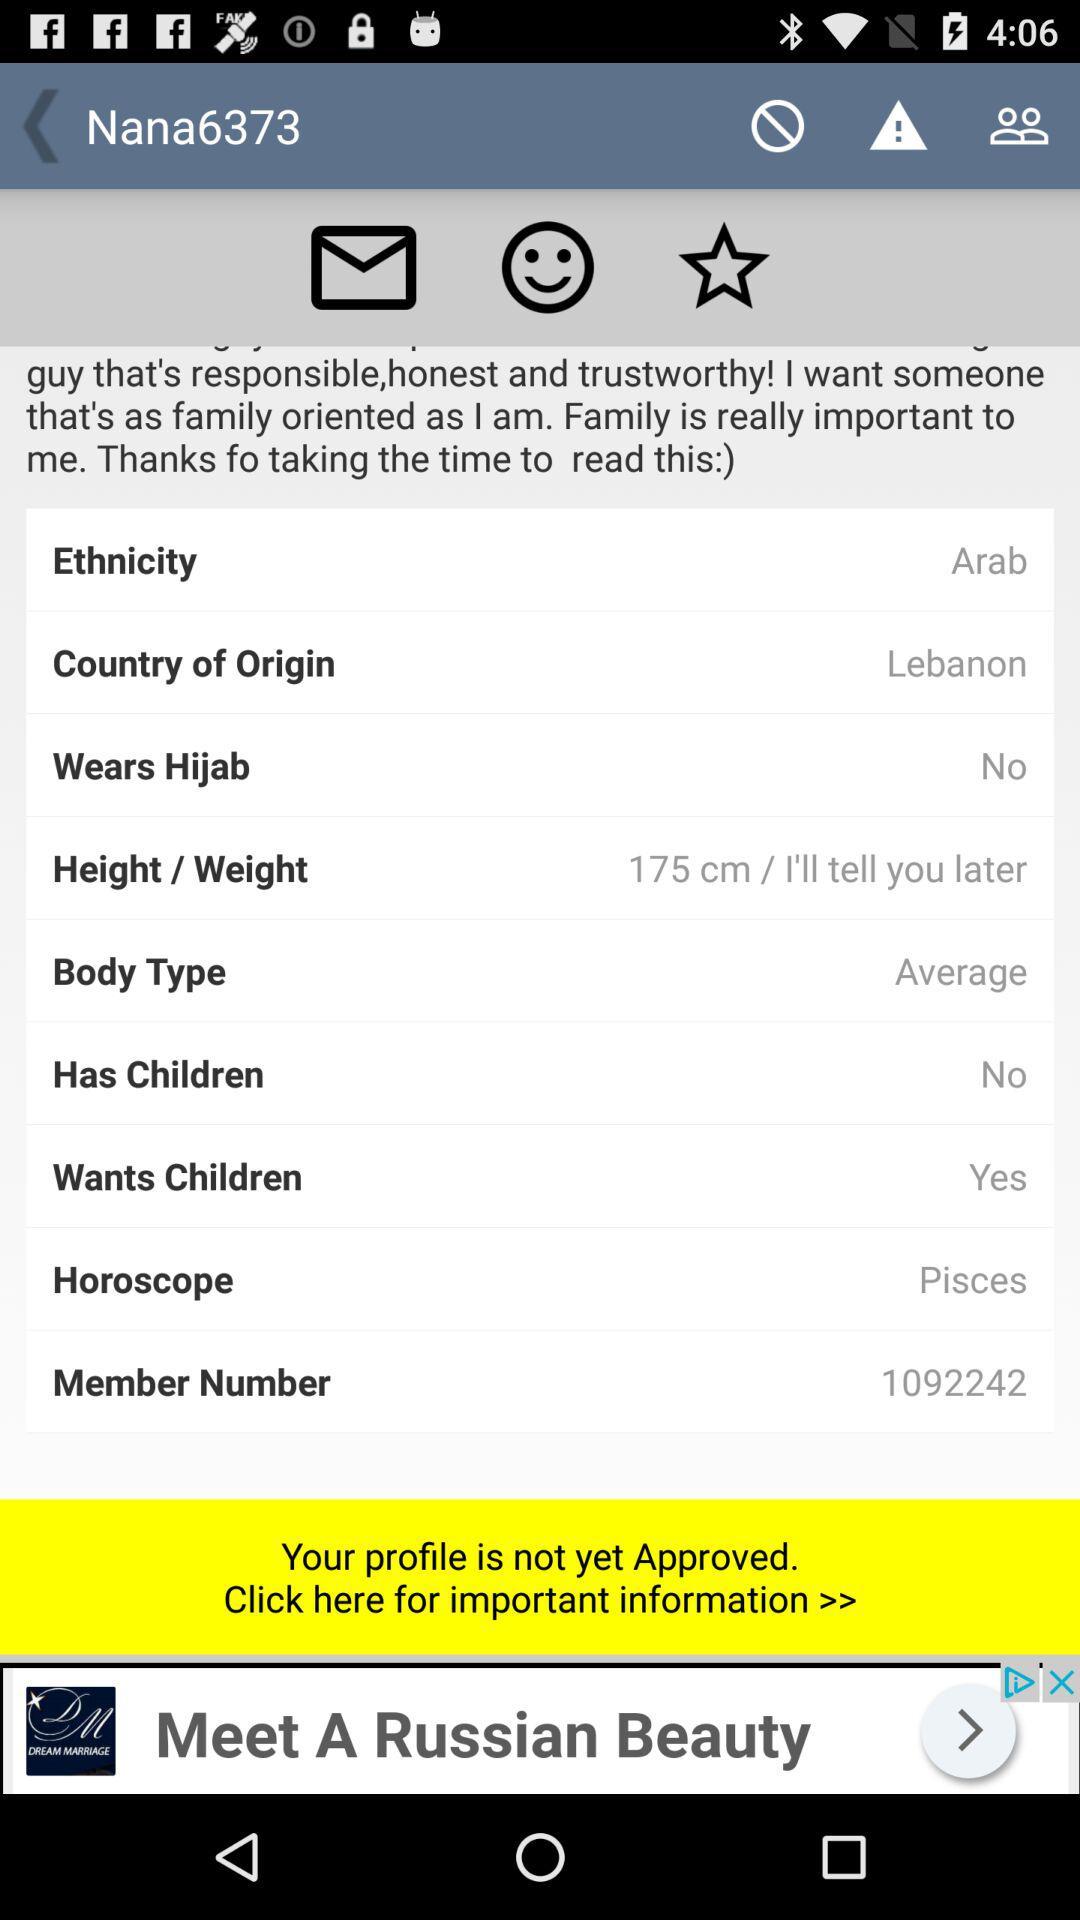 The height and width of the screenshot is (1920, 1080). Describe the element at coordinates (547, 266) in the screenshot. I see `rating button` at that location.